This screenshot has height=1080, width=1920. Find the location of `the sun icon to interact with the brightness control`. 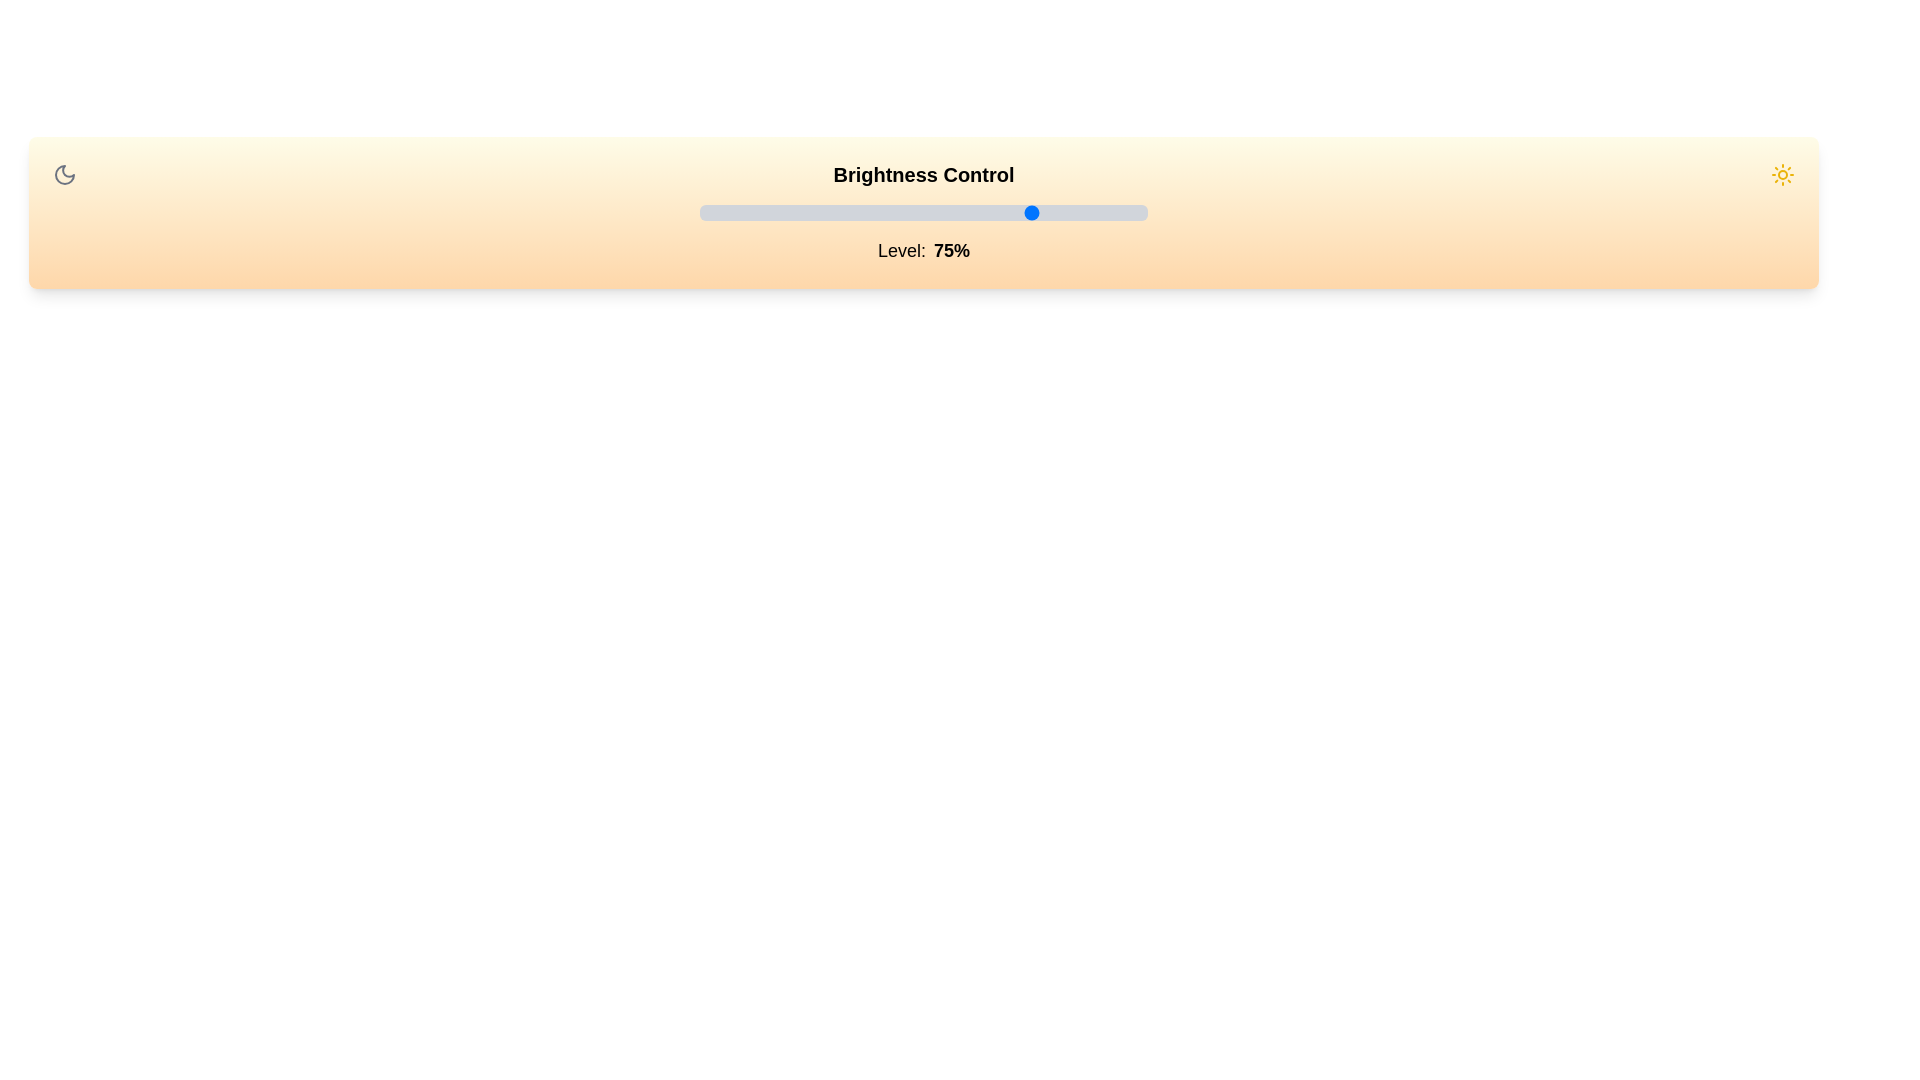

the sun icon to interact with the brightness control is located at coordinates (1782, 173).